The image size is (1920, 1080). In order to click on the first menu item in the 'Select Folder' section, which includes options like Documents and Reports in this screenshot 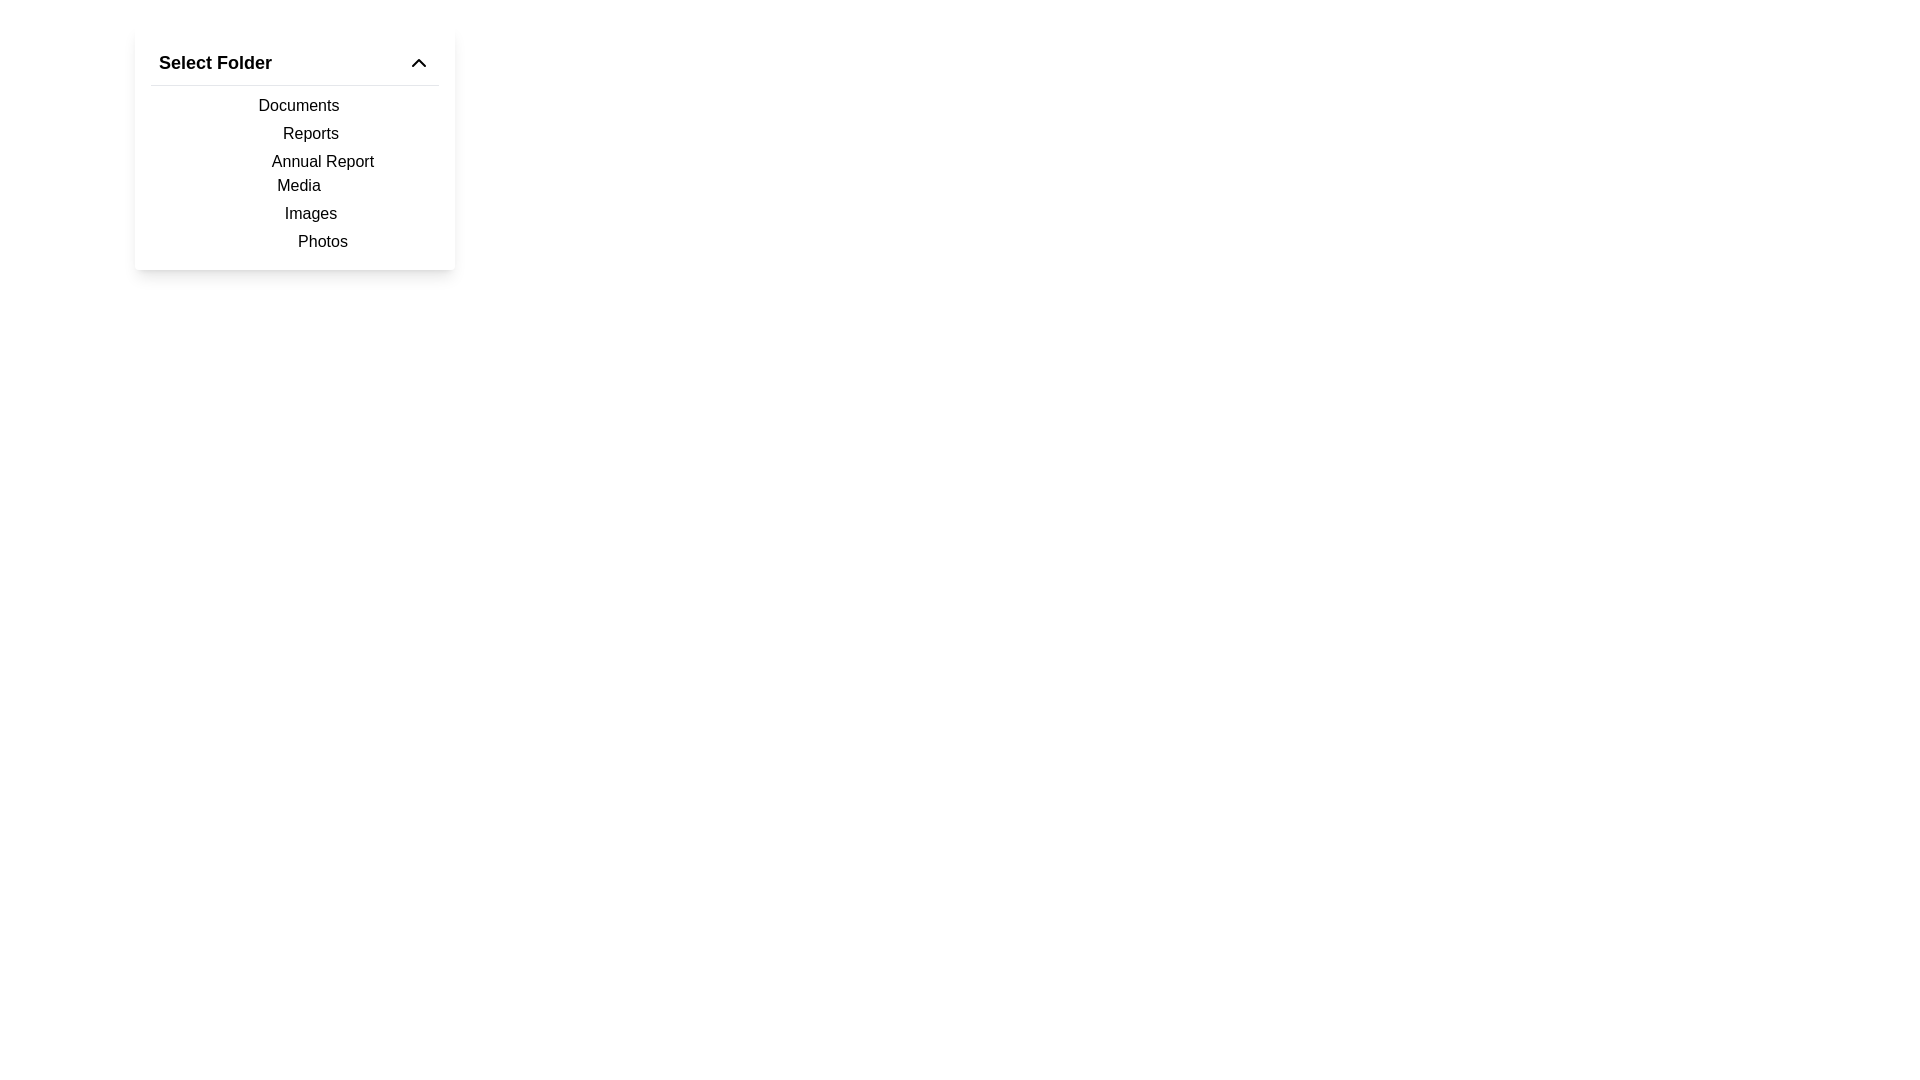, I will do `click(293, 134)`.